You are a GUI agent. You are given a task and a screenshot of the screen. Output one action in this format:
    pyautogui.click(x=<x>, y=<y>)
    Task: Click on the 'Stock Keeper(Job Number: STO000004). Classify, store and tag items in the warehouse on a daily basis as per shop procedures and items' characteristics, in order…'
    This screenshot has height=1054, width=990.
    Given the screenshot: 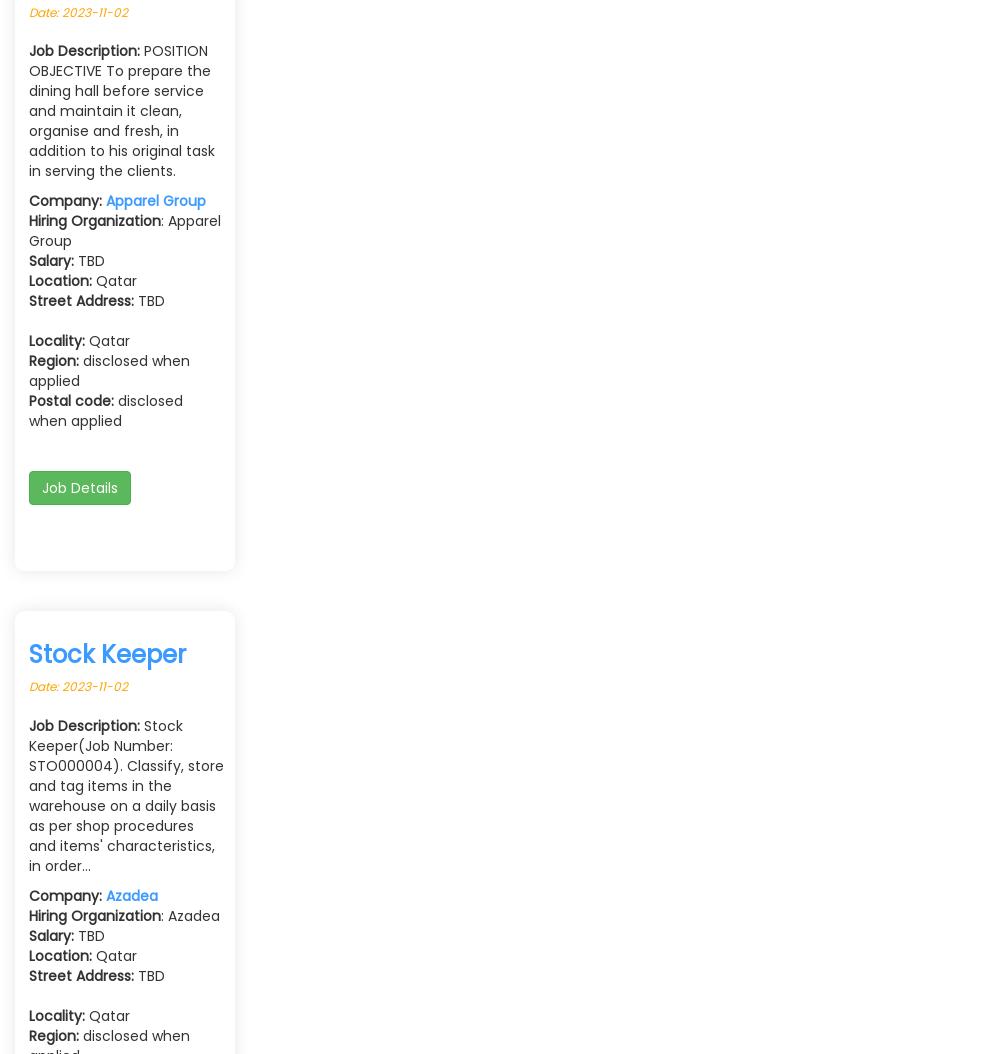 What is the action you would take?
    pyautogui.click(x=125, y=794)
    